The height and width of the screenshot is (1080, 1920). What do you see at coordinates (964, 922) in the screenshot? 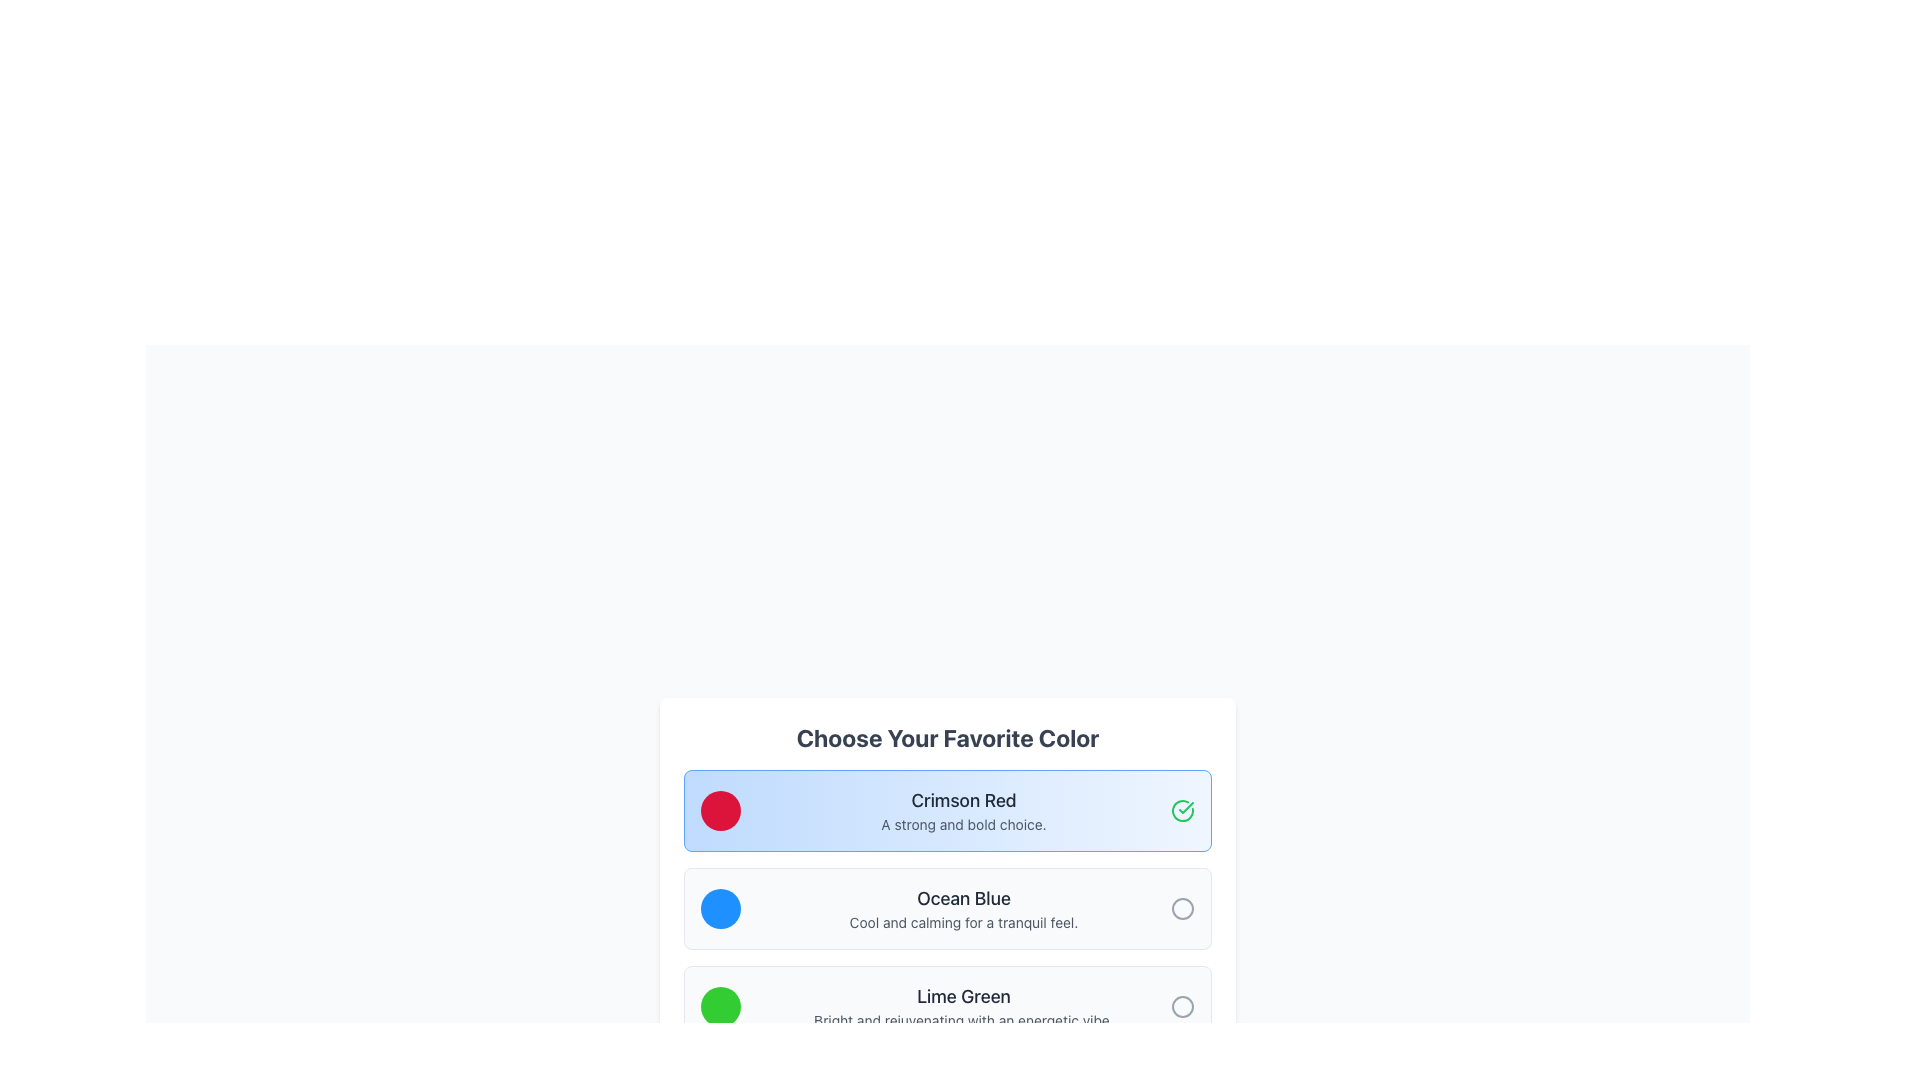
I see `descriptive Static Text providing additional context about the 'Ocean Blue' color option, located beneath the main title 'Ocean Blue' in the color selection menu` at bounding box center [964, 922].